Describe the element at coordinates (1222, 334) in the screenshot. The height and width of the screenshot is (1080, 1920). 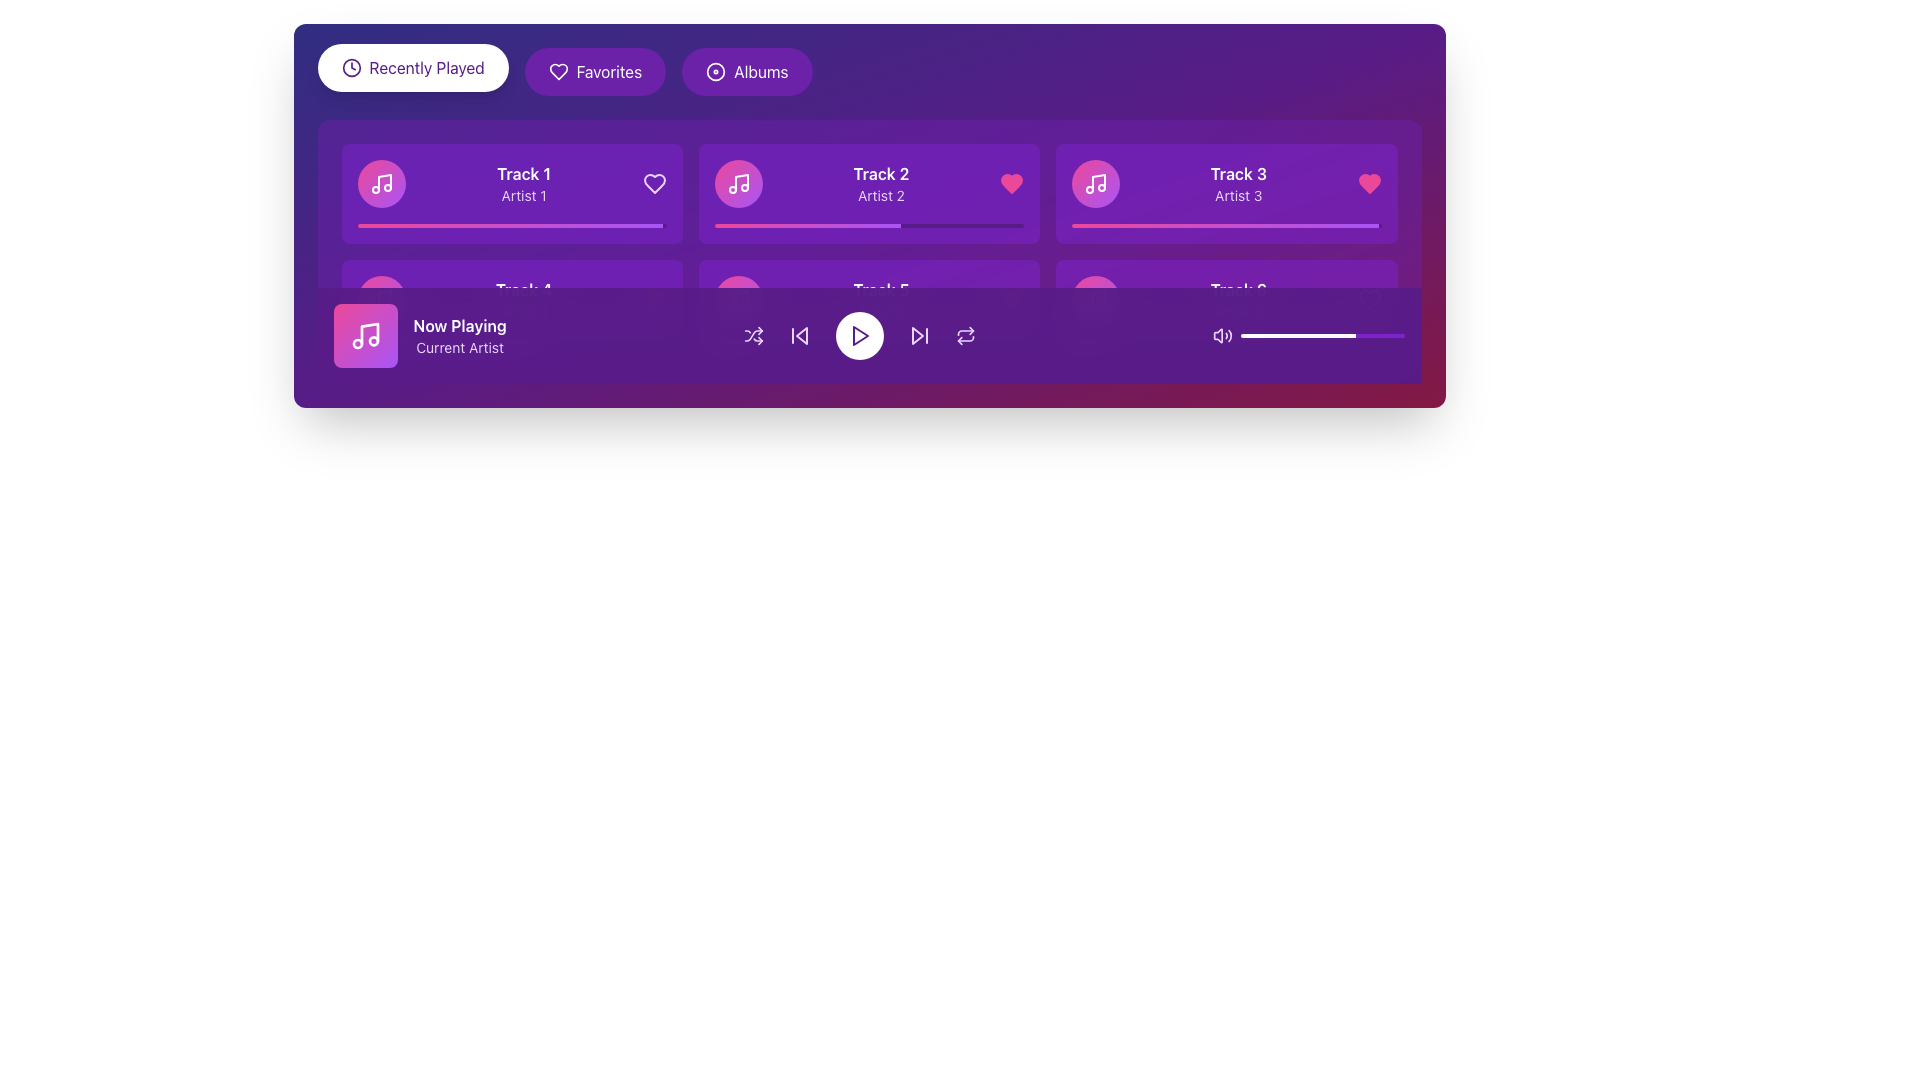
I see `the small purple speaker icon located on the left side of the horizontal volume control bar` at that location.